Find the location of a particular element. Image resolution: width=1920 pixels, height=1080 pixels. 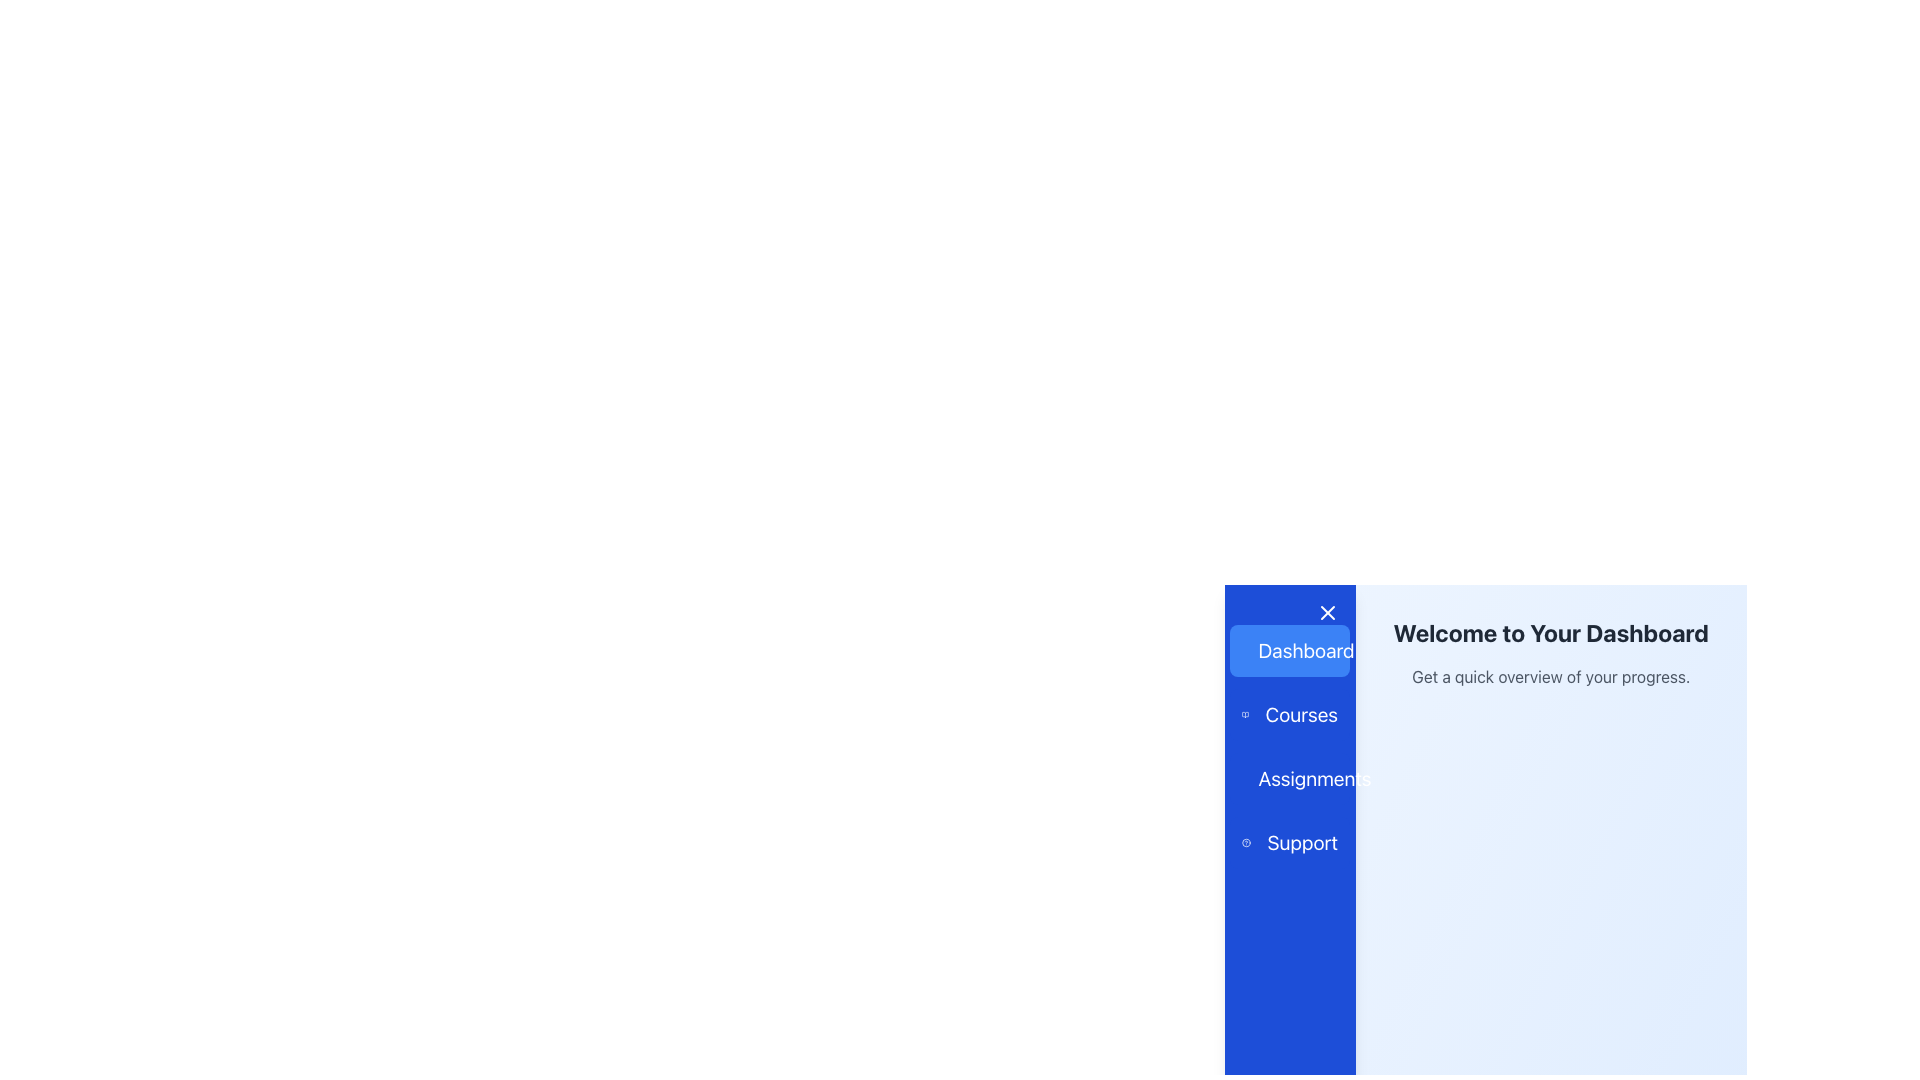

the 'Support' button, which is a rectangular button with a rounded blue background, displaying white text and a help icon, located at the bottom of the navigation options list is located at coordinates (1290, 843).